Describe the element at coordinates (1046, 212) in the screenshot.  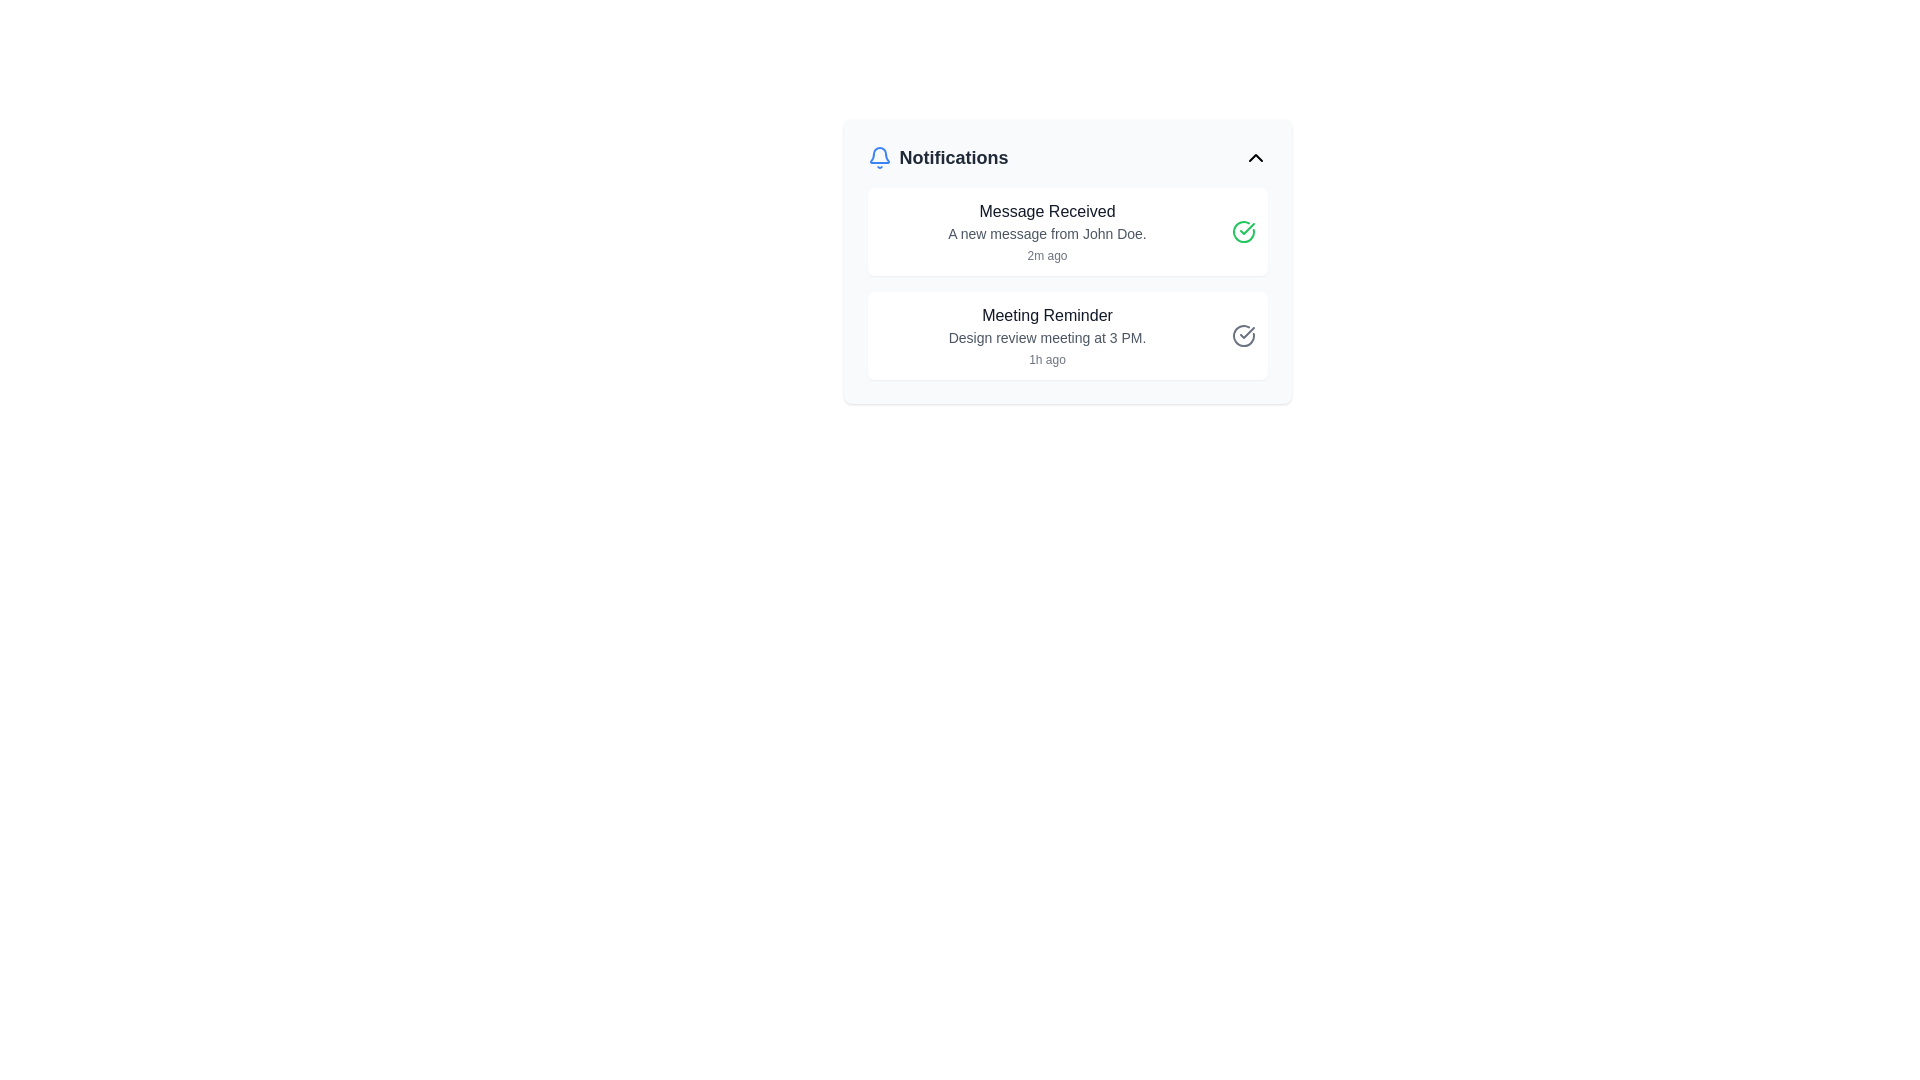
I see `the Text Label at the top of the notification card that summarizes the notification content` at that location.